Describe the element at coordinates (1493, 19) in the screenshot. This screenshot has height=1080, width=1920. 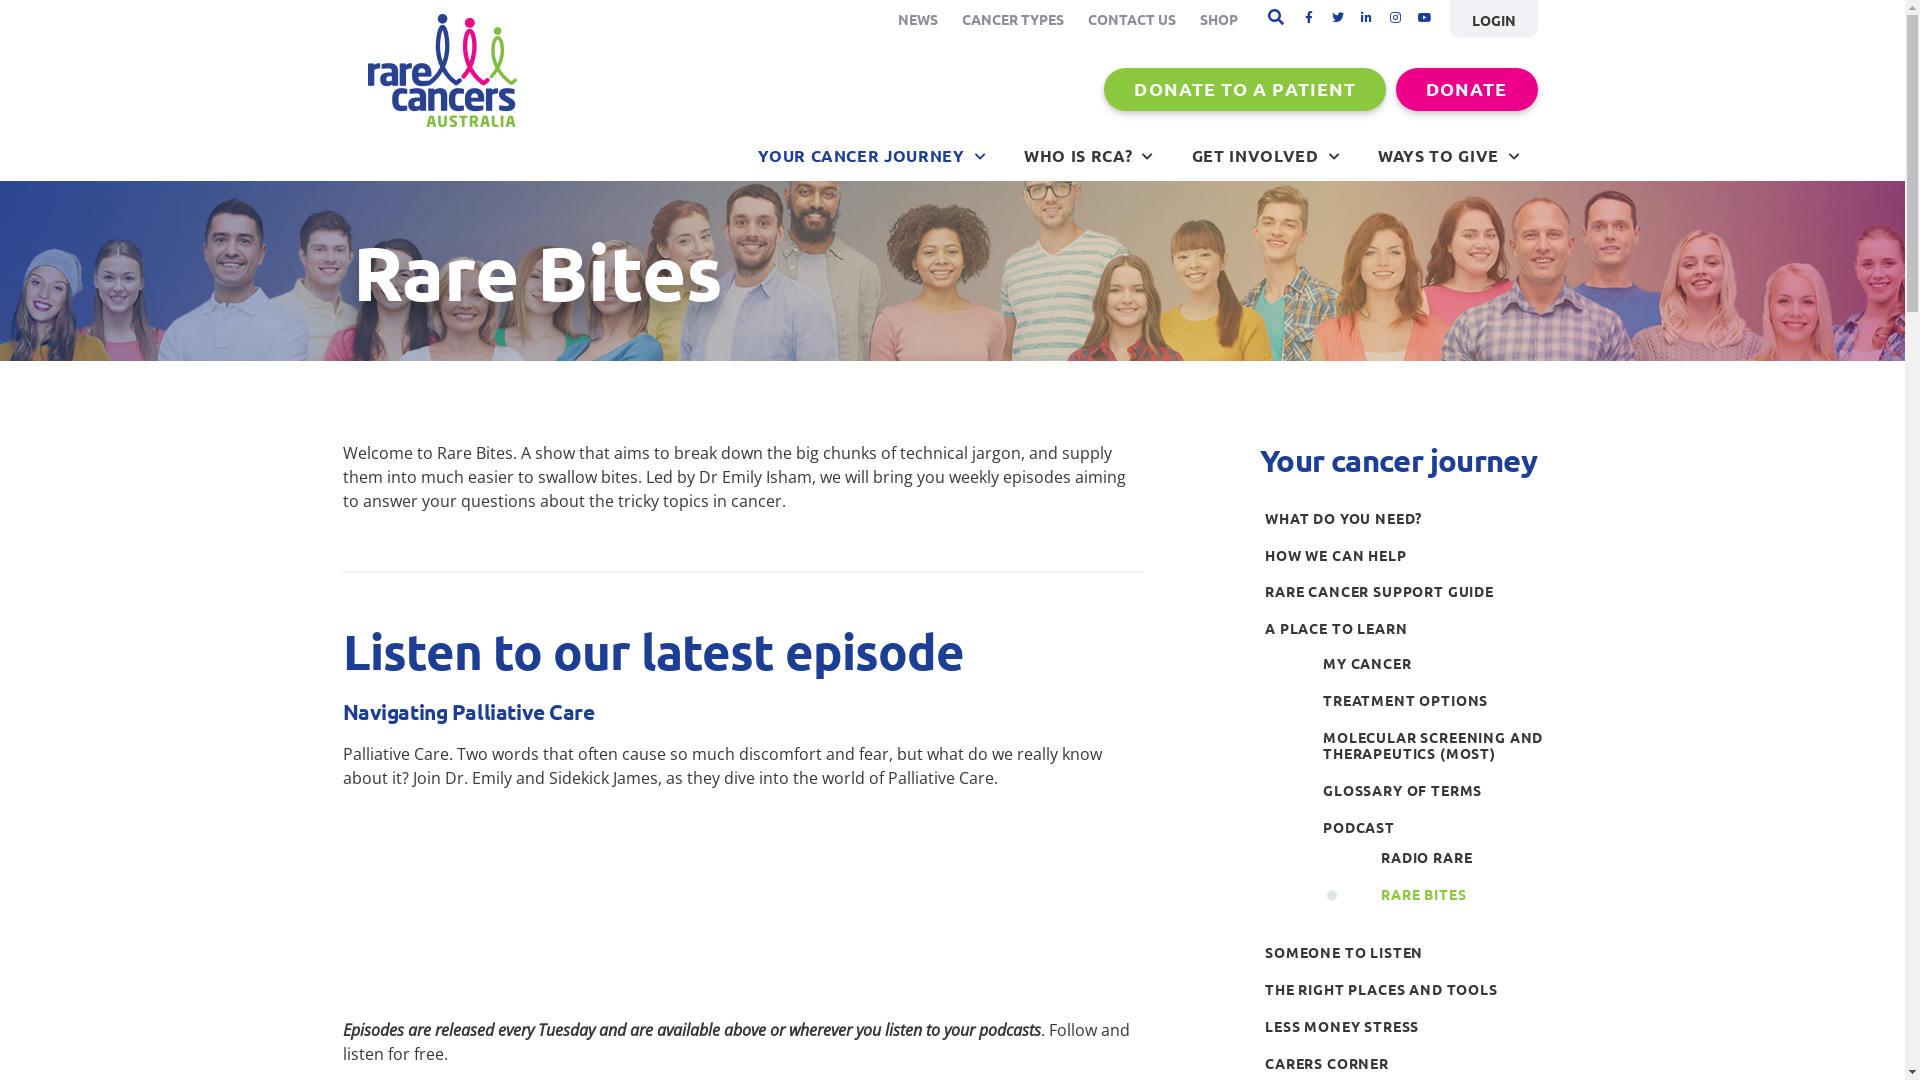
I see `'LOGIN'` at that location.